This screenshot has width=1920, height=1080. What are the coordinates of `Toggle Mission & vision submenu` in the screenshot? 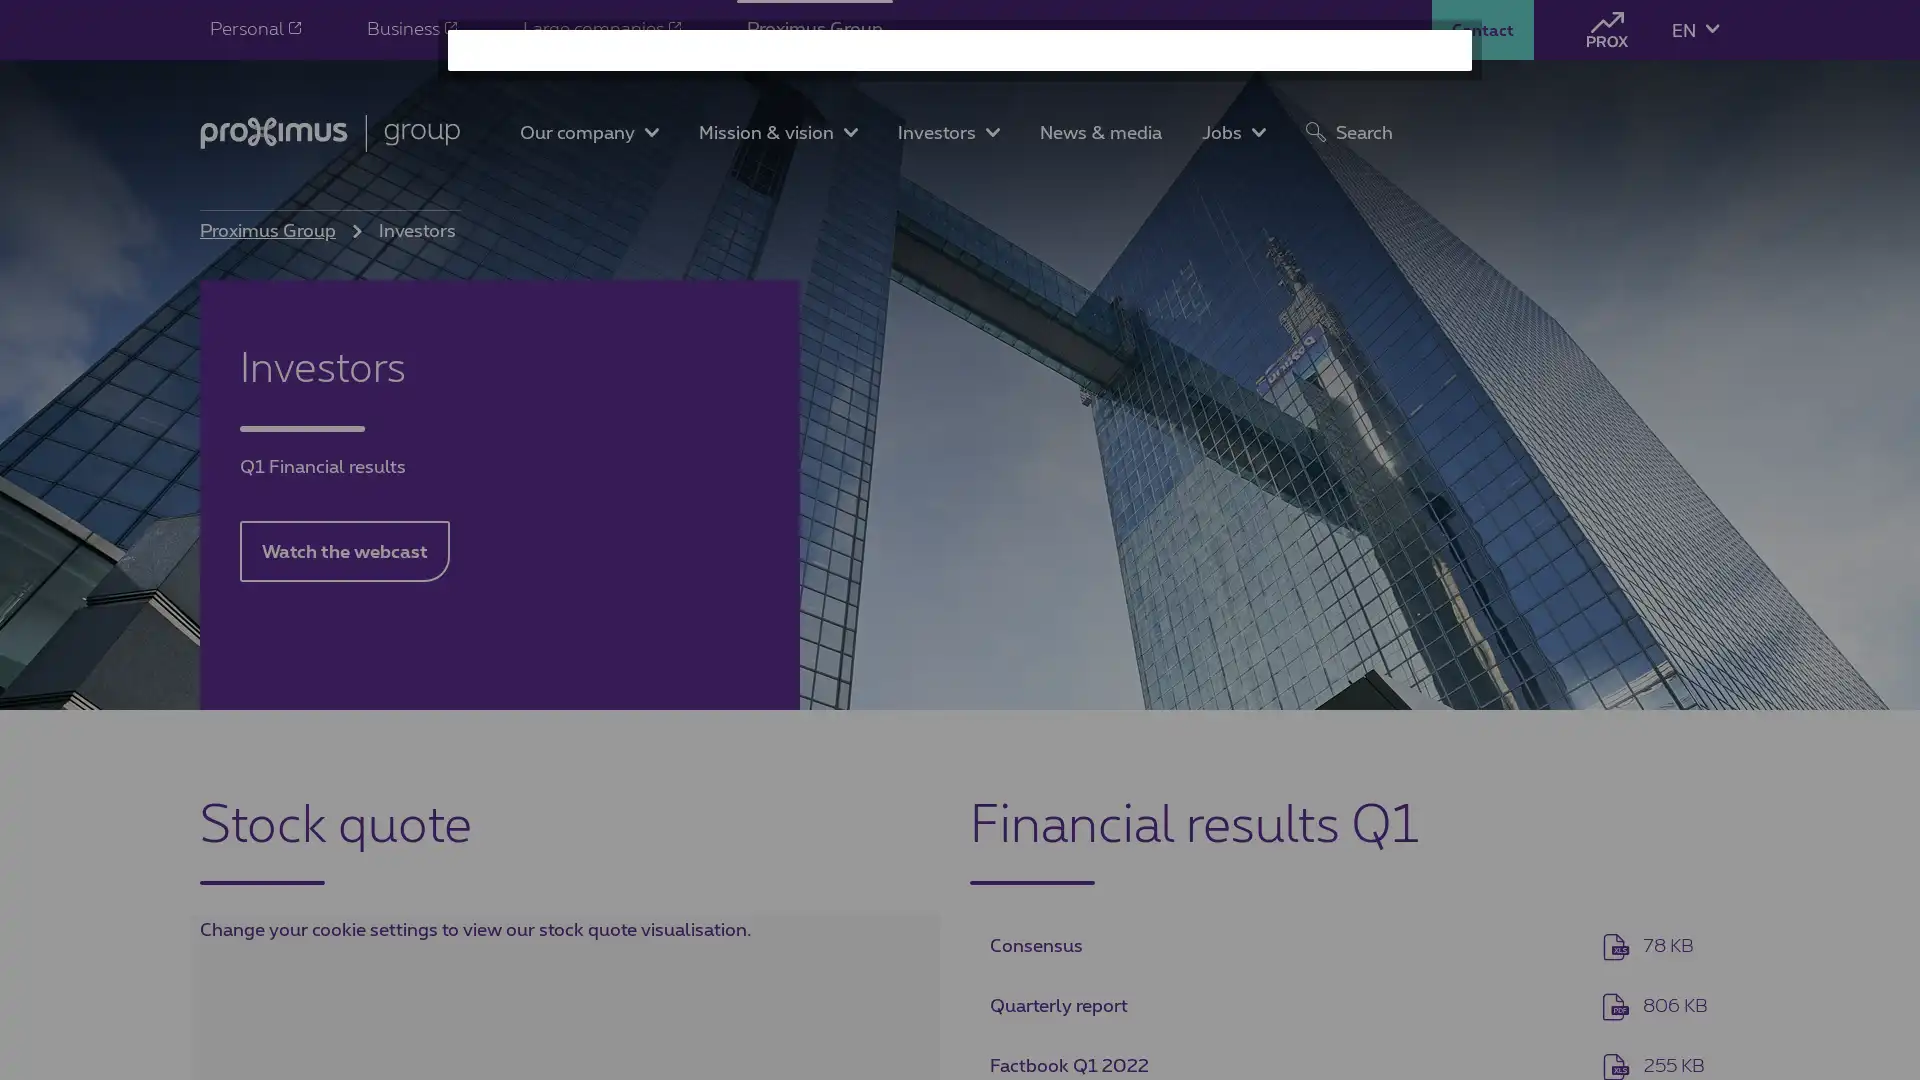 It's located at (777, 132).